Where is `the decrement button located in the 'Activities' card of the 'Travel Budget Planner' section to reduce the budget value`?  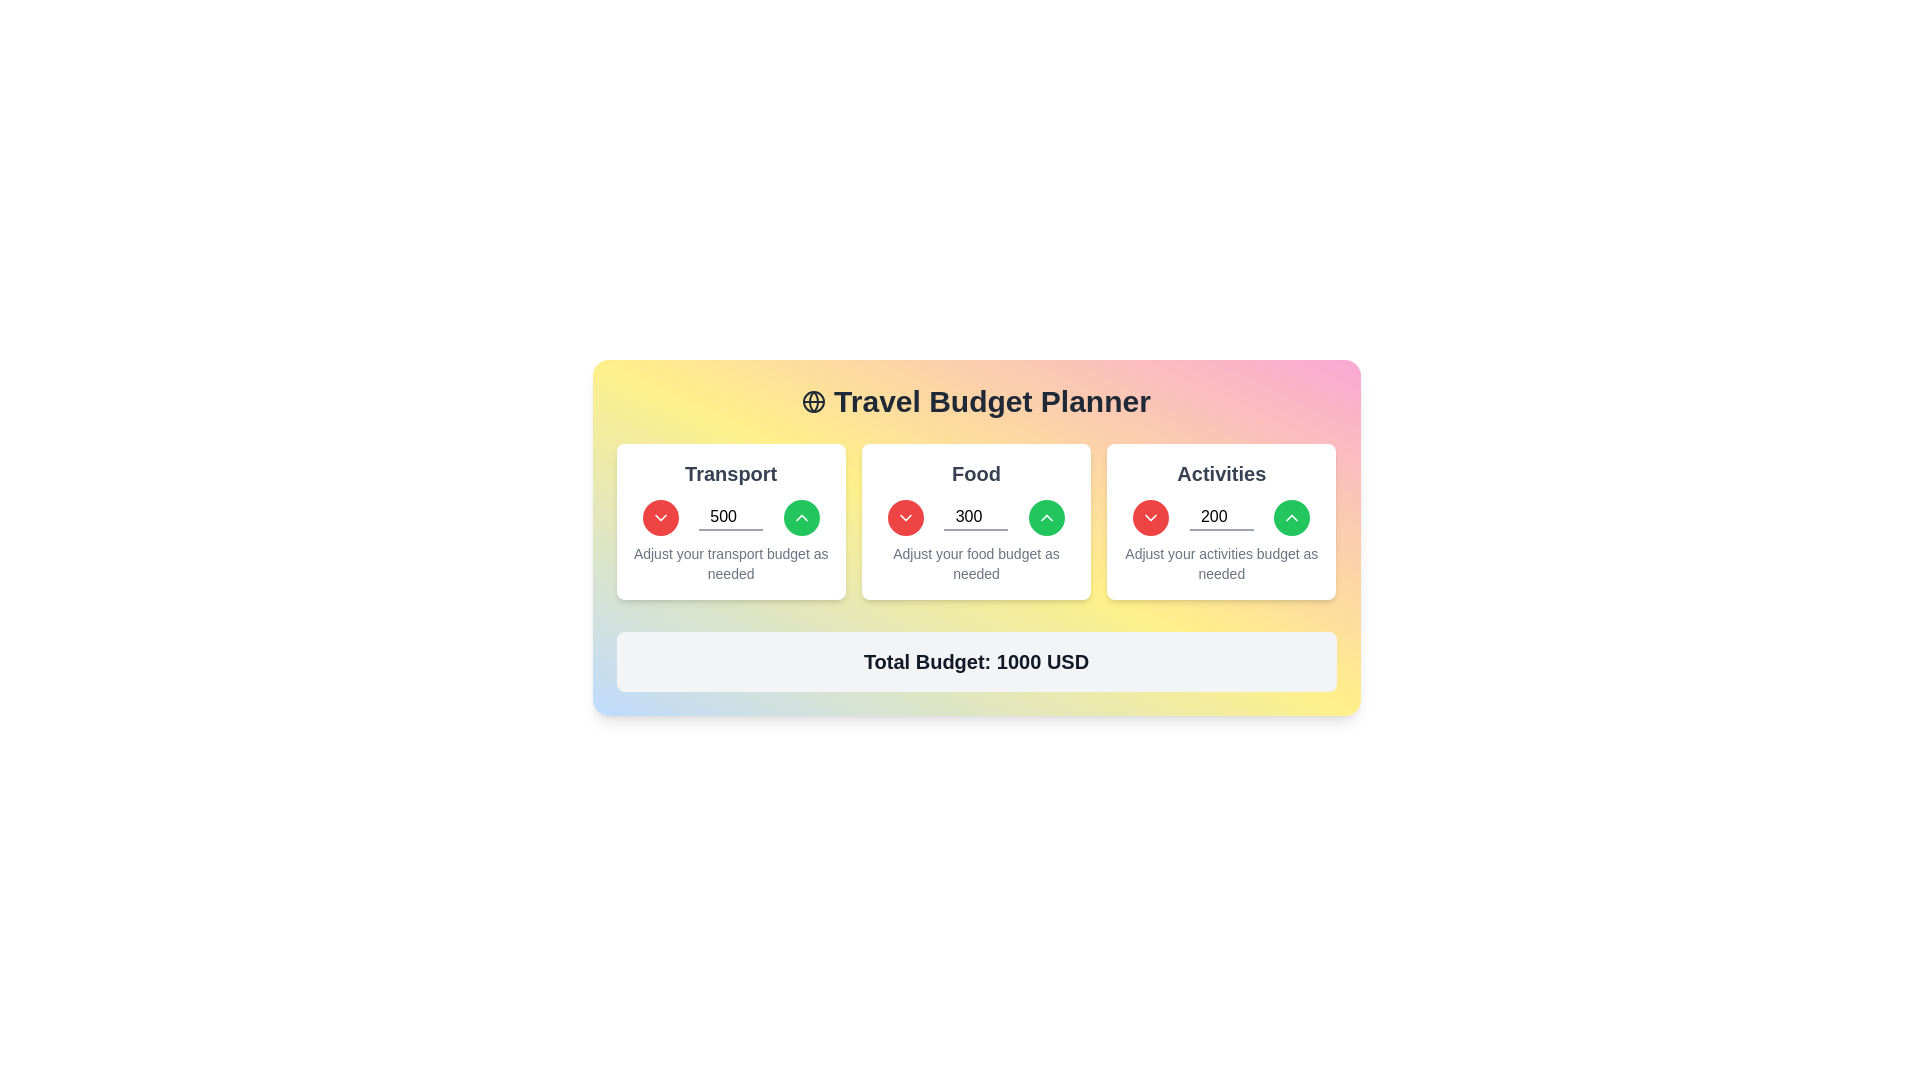
the decrement button located in the 'Activities' card of the 'Travel Budget Planner' section to reduce the budget value is located at coordinates (1151, 516).